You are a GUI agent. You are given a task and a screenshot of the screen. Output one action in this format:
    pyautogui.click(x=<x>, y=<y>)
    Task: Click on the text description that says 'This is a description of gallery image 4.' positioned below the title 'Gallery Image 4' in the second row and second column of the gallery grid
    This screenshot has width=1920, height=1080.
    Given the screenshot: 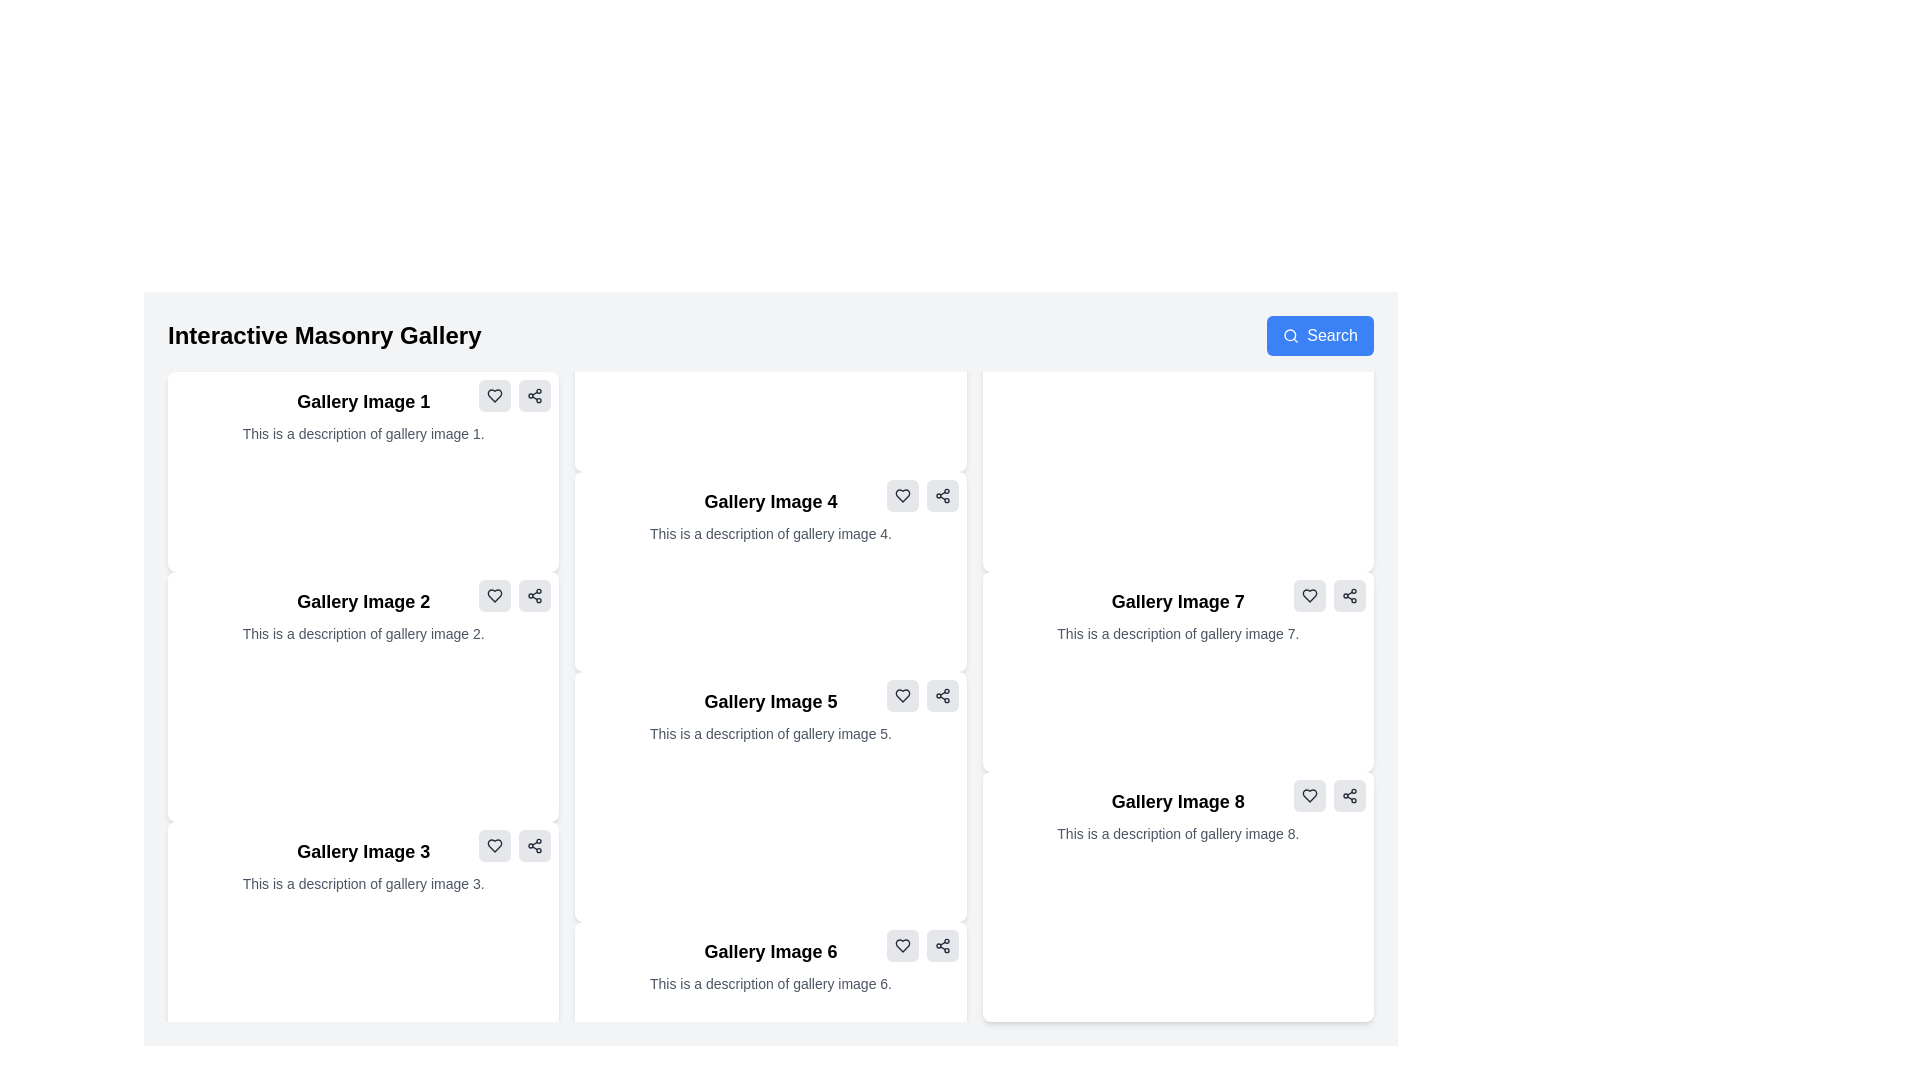 What is the action you would take?
    pyautogui.click(x=770, y=532)
    